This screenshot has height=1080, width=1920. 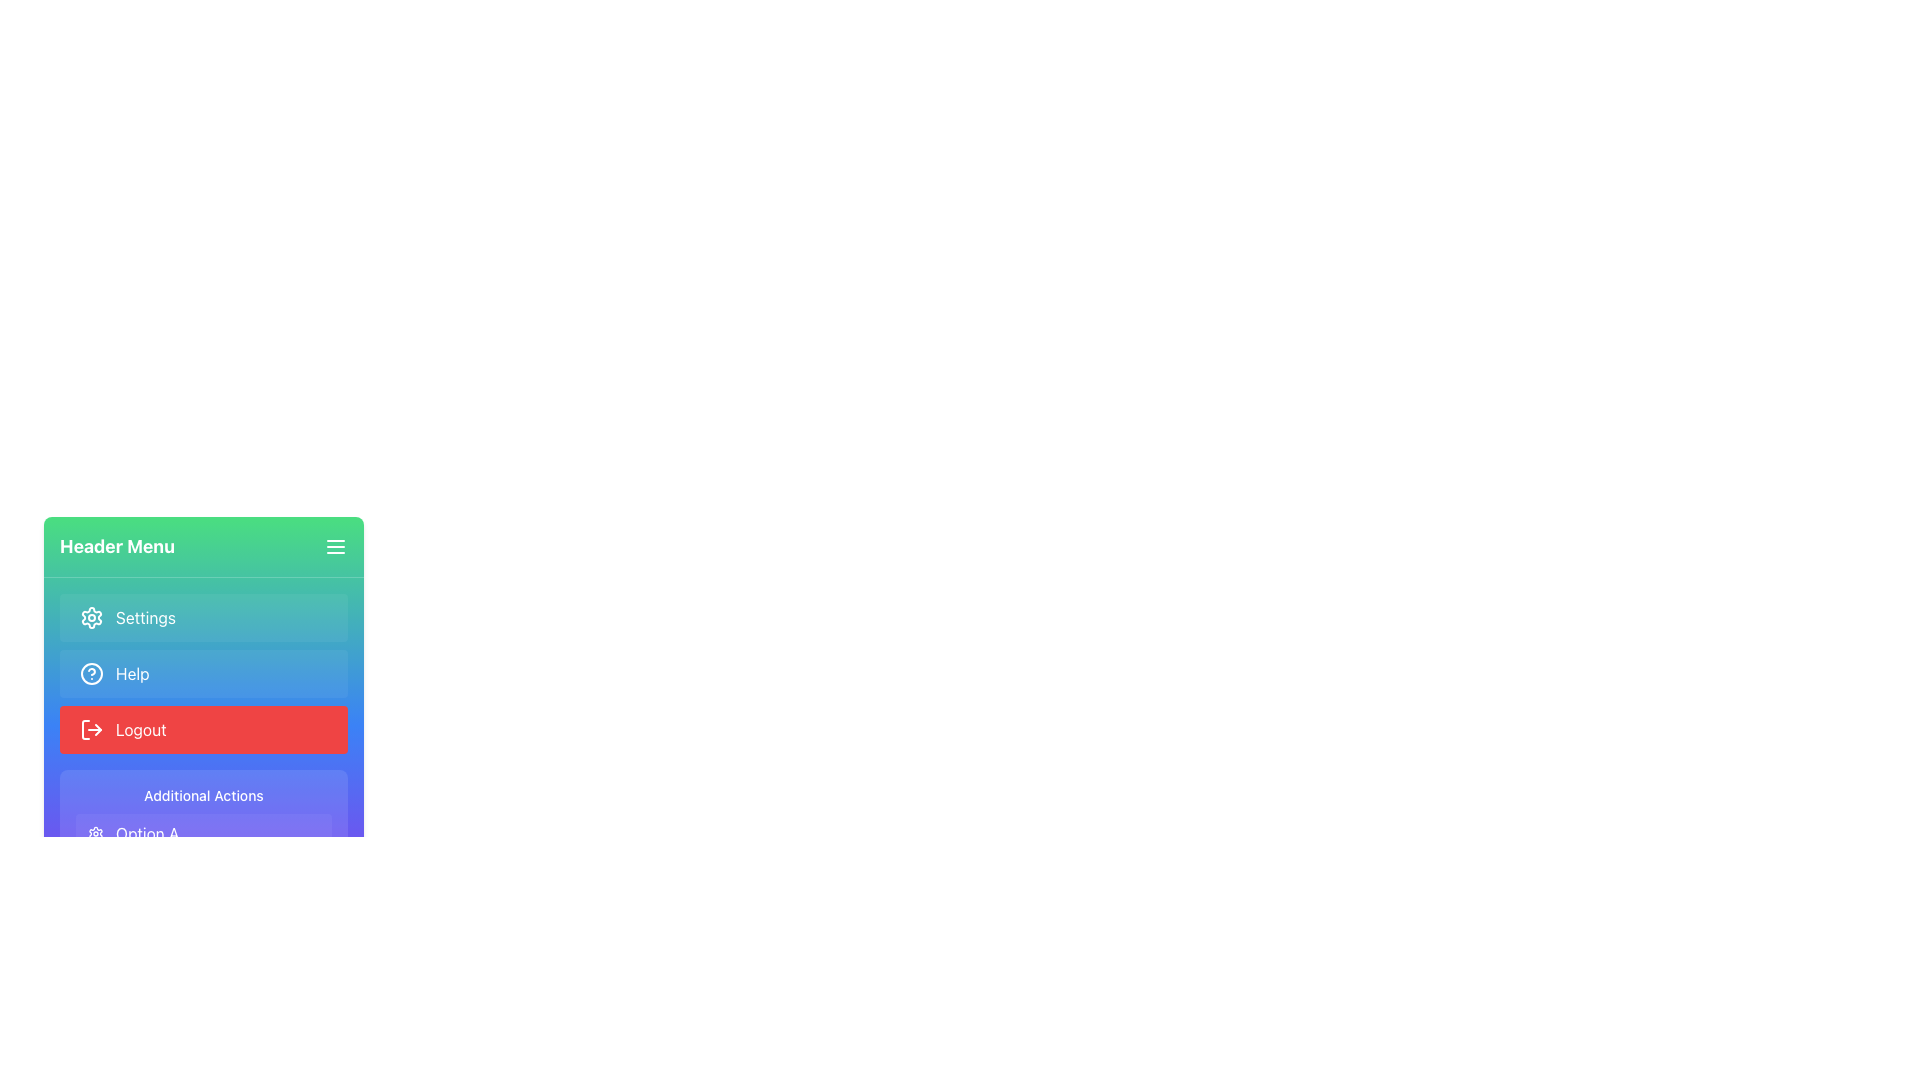 I want to click on the 'Additional Actions' text label, which is a medium-sized, bold, white font on a blue background, serving as a header in the menu interface, so click(x=203, y=794).